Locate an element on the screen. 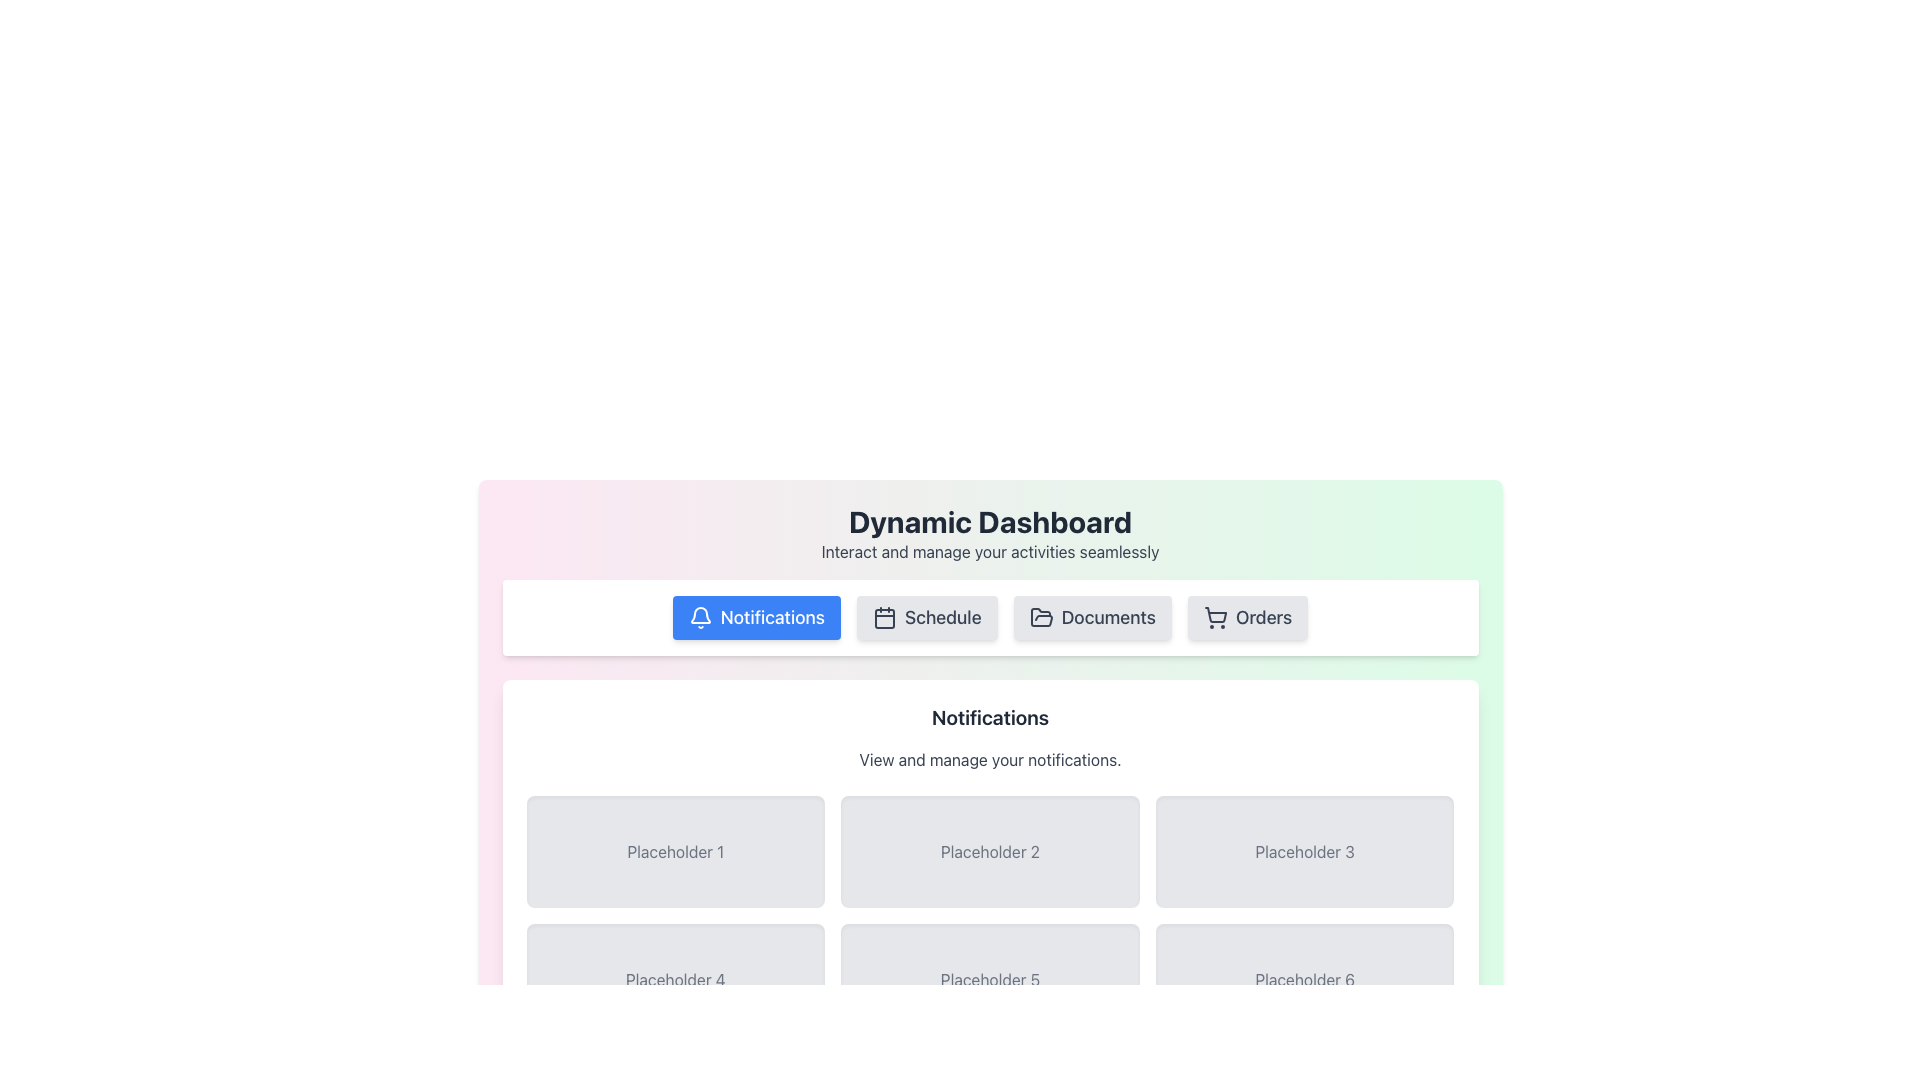  the text label reading 'Notifications', which is part of a button-like component in the horizontal menu bar at the top of the page is located at coordinates (771, 616).